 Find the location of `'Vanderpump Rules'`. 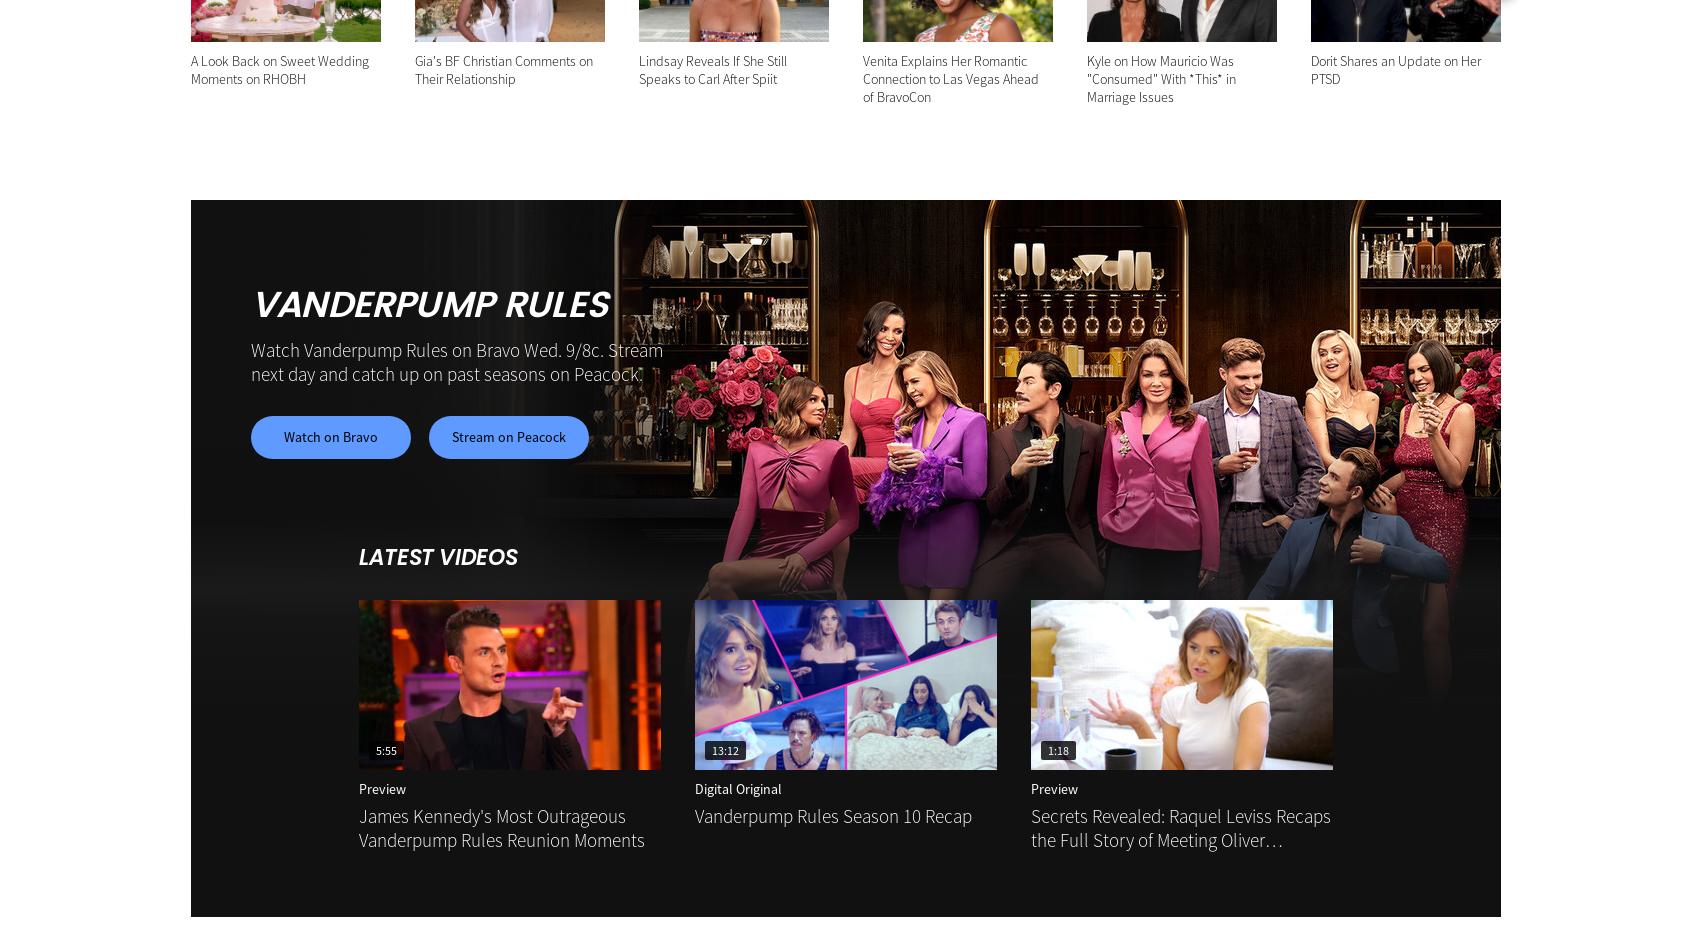

'Vanderpump Rules' is located at coordinates (427, 305).